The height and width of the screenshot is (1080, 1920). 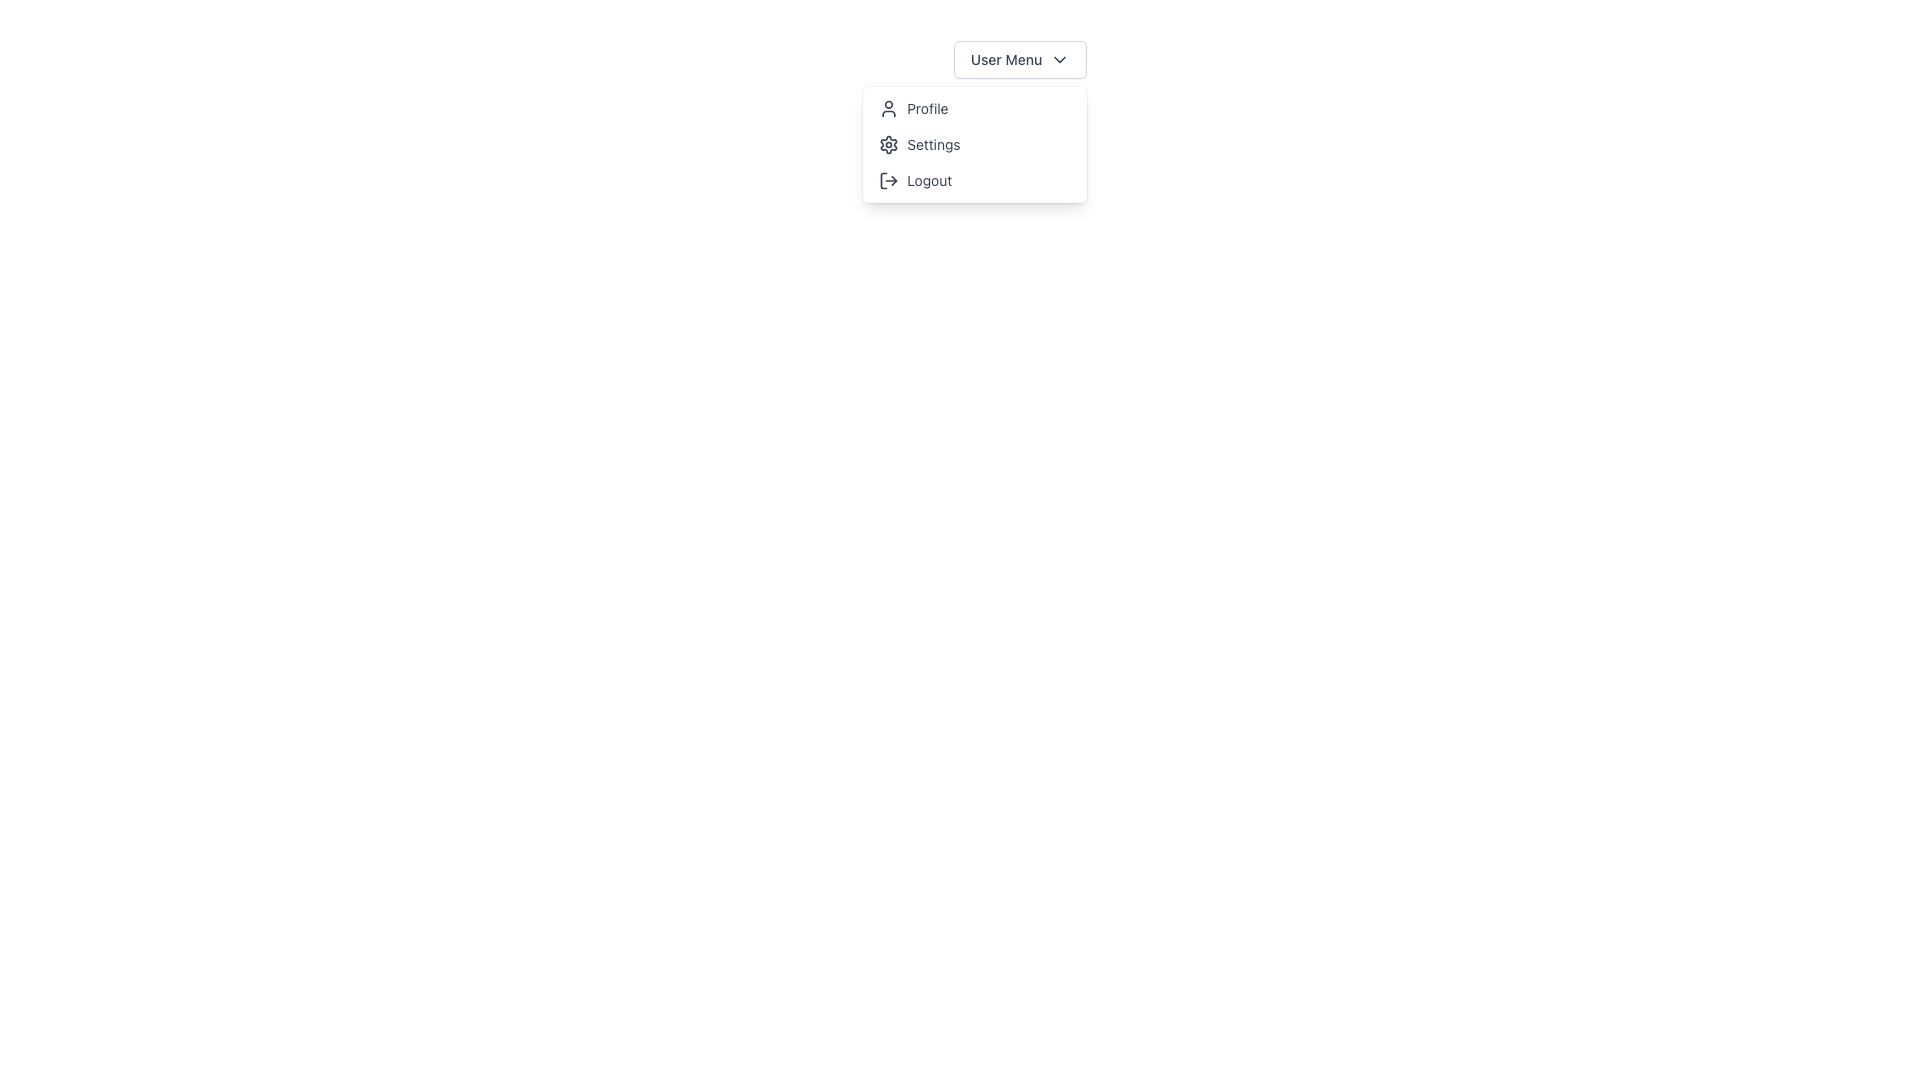 I want to click on the settings button in the user menu, which is the second item in the vertical list of options, to observe the hover effect, so click(x=975, y=144).